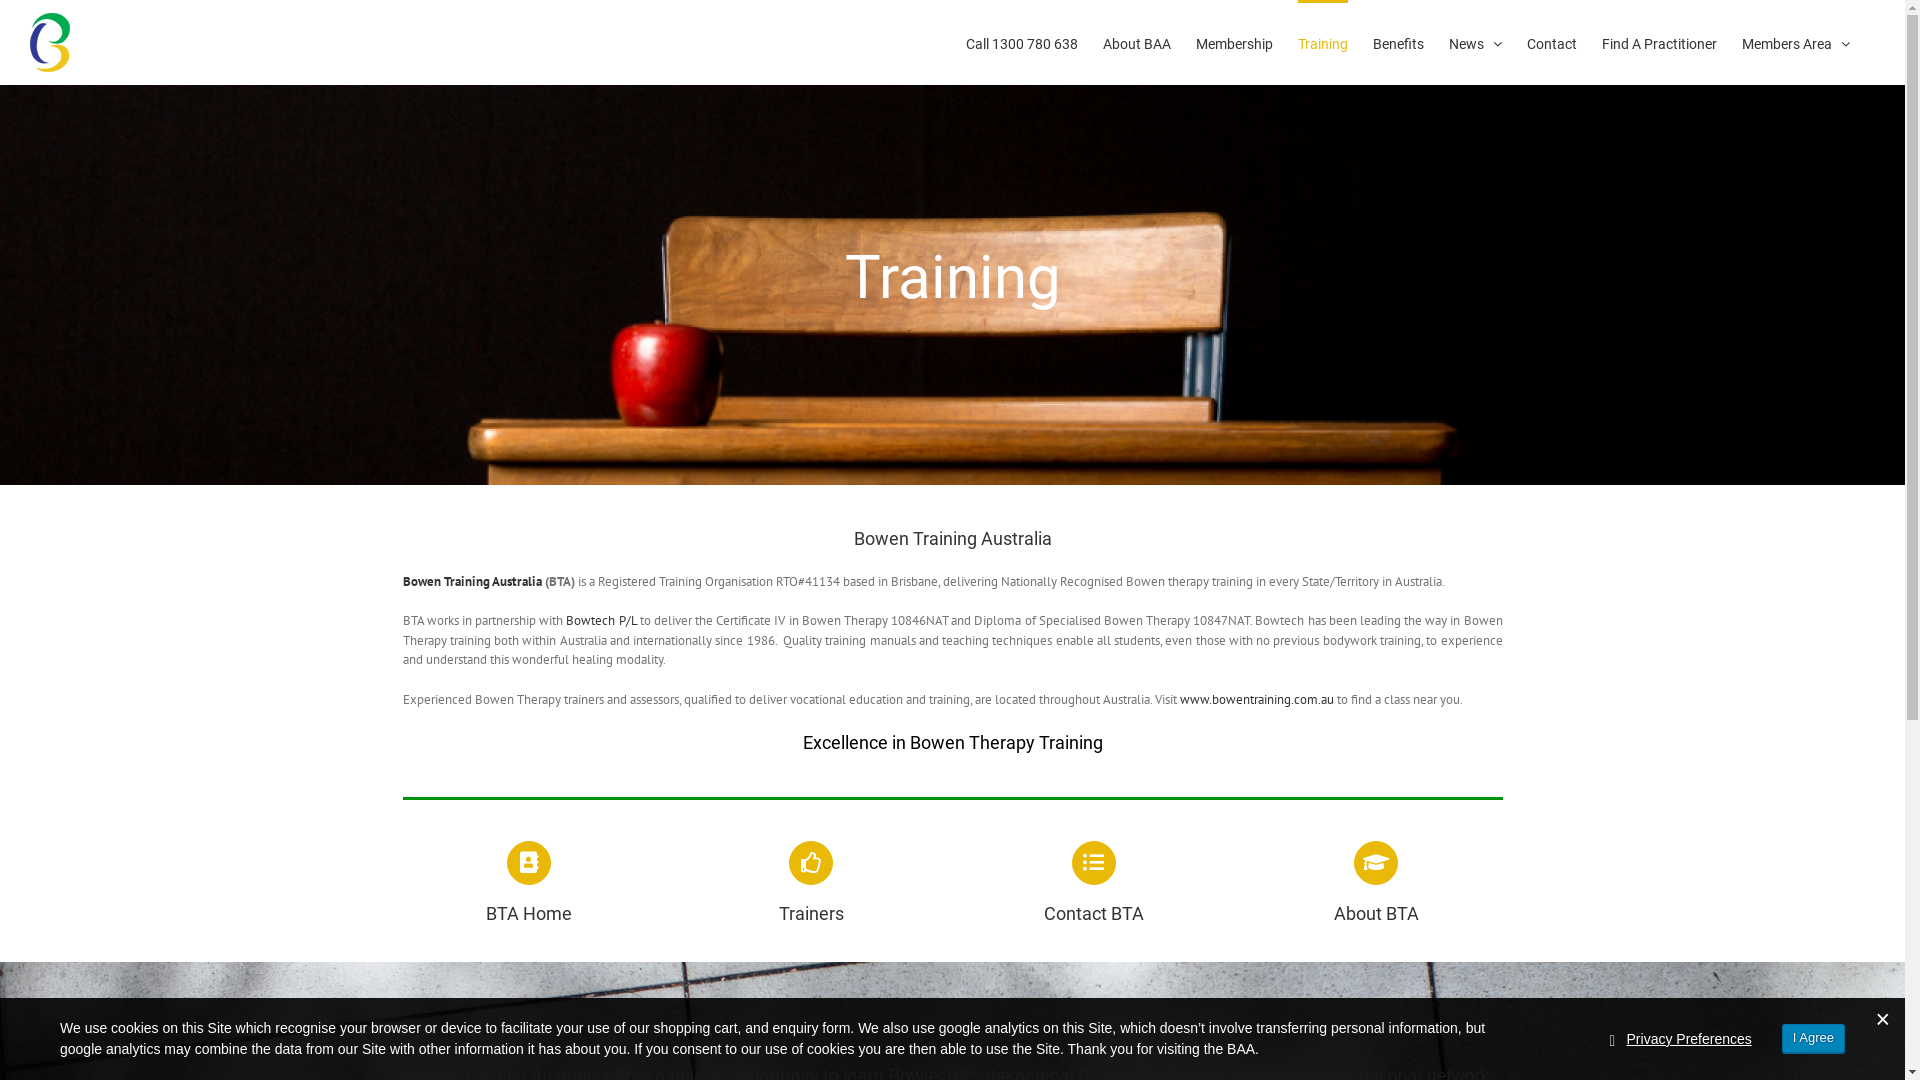 This screenshot has height=1080, width=1920. What do you see at coordinates (1233, 42) in the screenshot?
I see `'Membership'` at bounding box center [1233, 42].